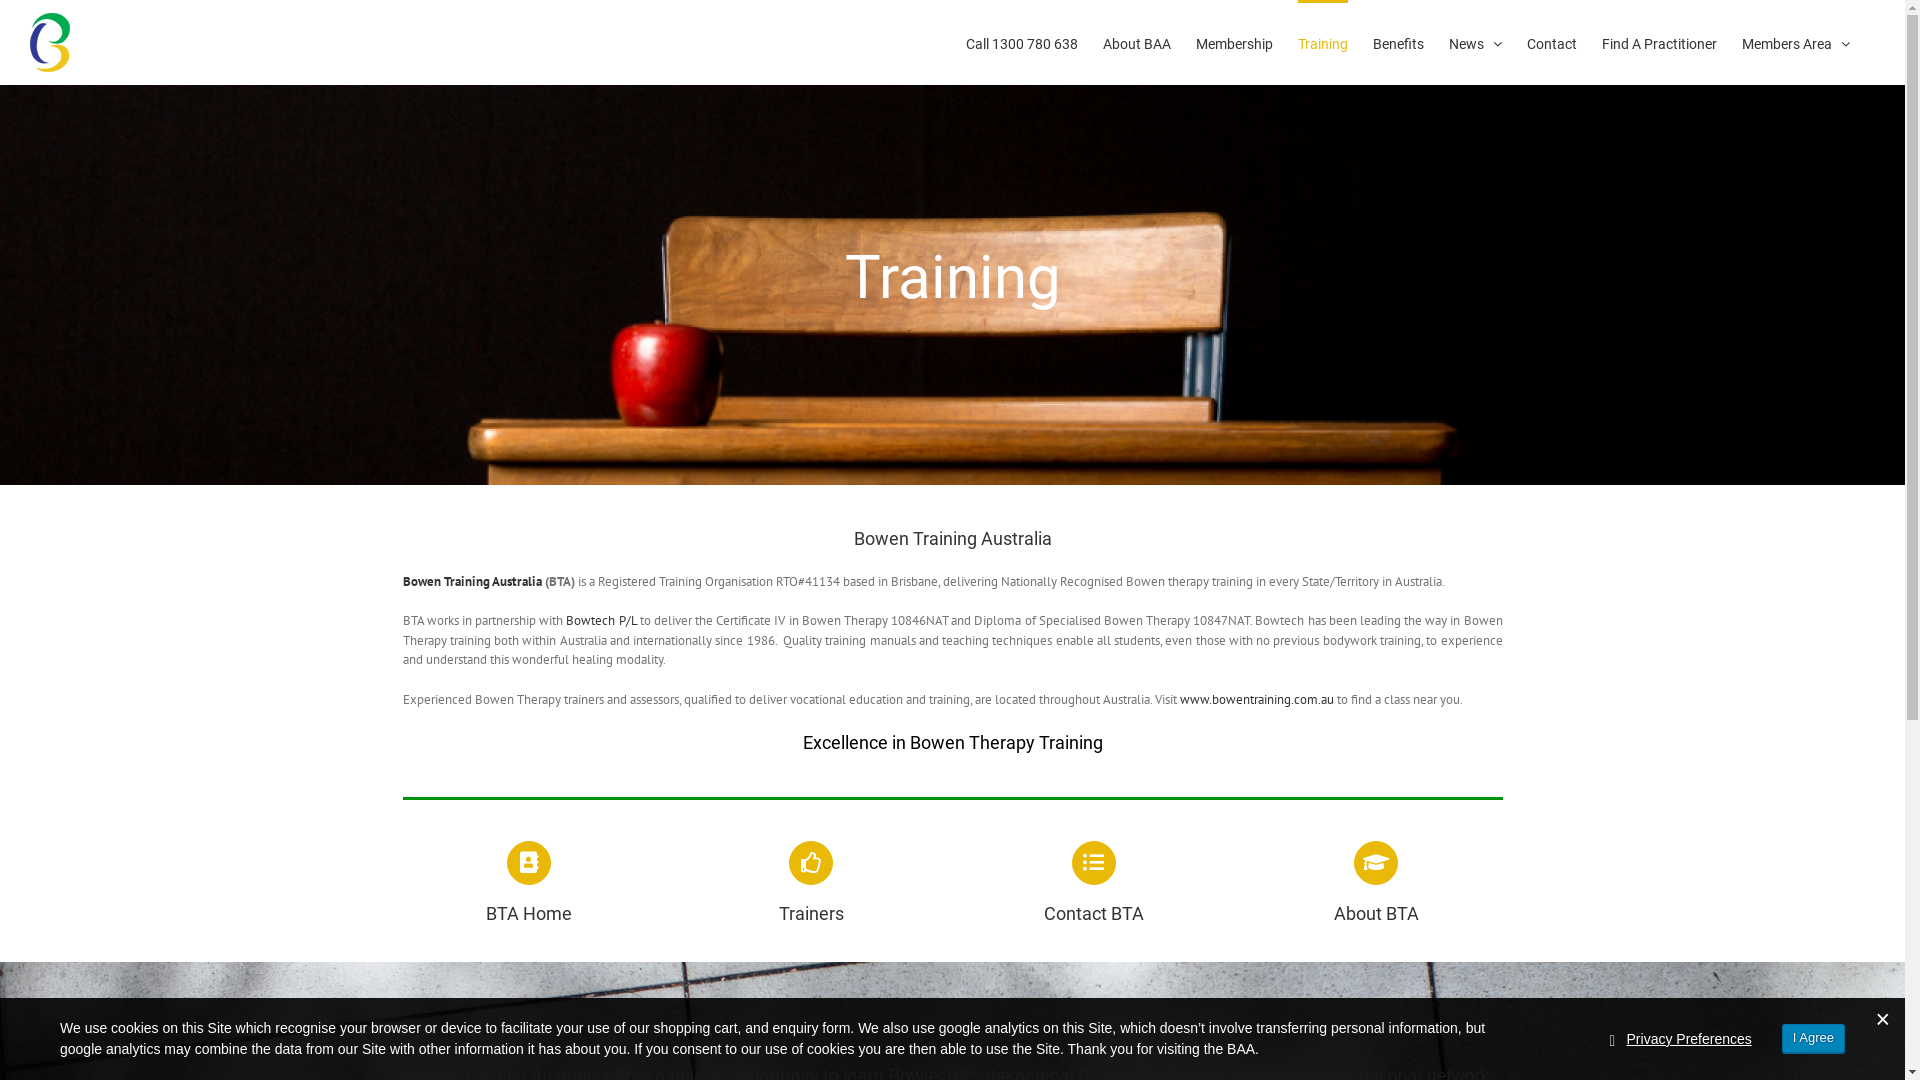 This screenshot has height=1080, width=1920. What do you see at coordinates (1233, 42) in the screenshot?
I see `'Membership'` at bounding box center [1233, 42].